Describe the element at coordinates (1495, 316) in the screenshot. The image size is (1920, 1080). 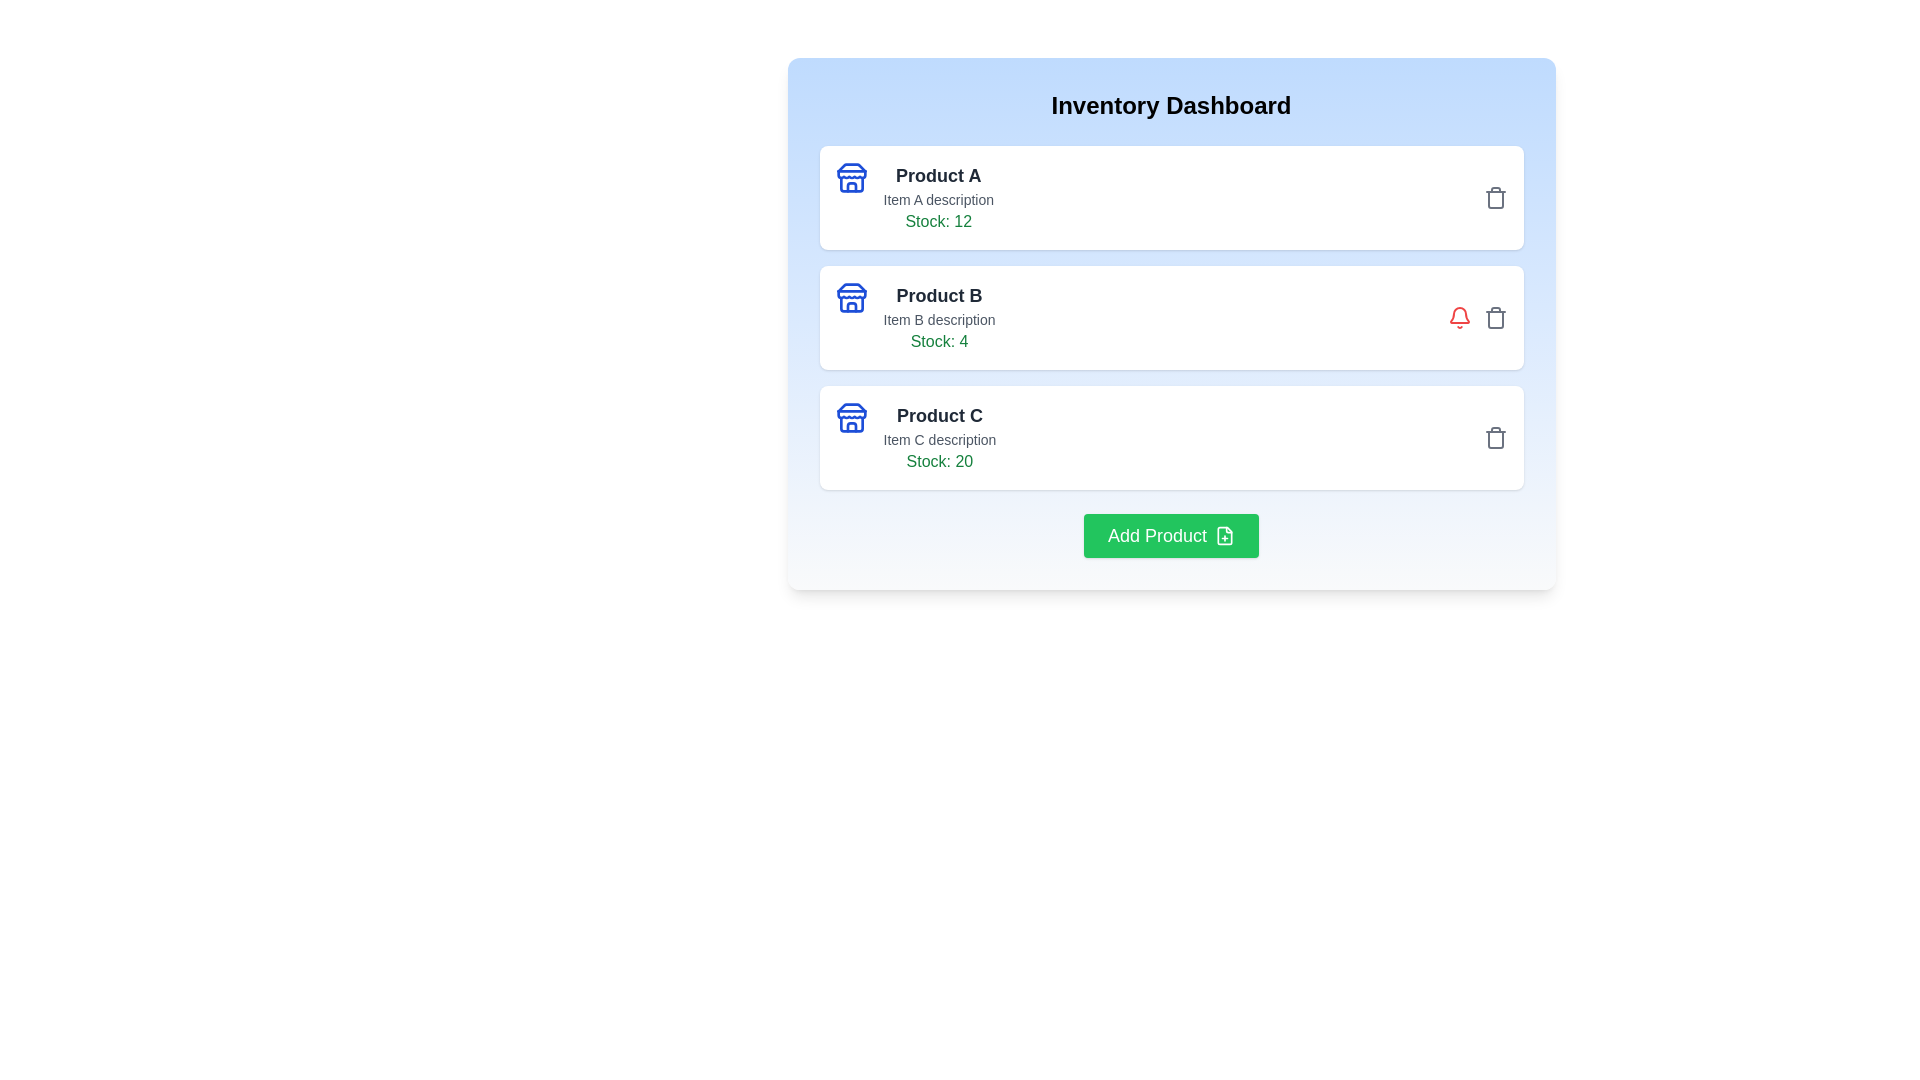
I see `delete button for the product identified by Product B` at that location.